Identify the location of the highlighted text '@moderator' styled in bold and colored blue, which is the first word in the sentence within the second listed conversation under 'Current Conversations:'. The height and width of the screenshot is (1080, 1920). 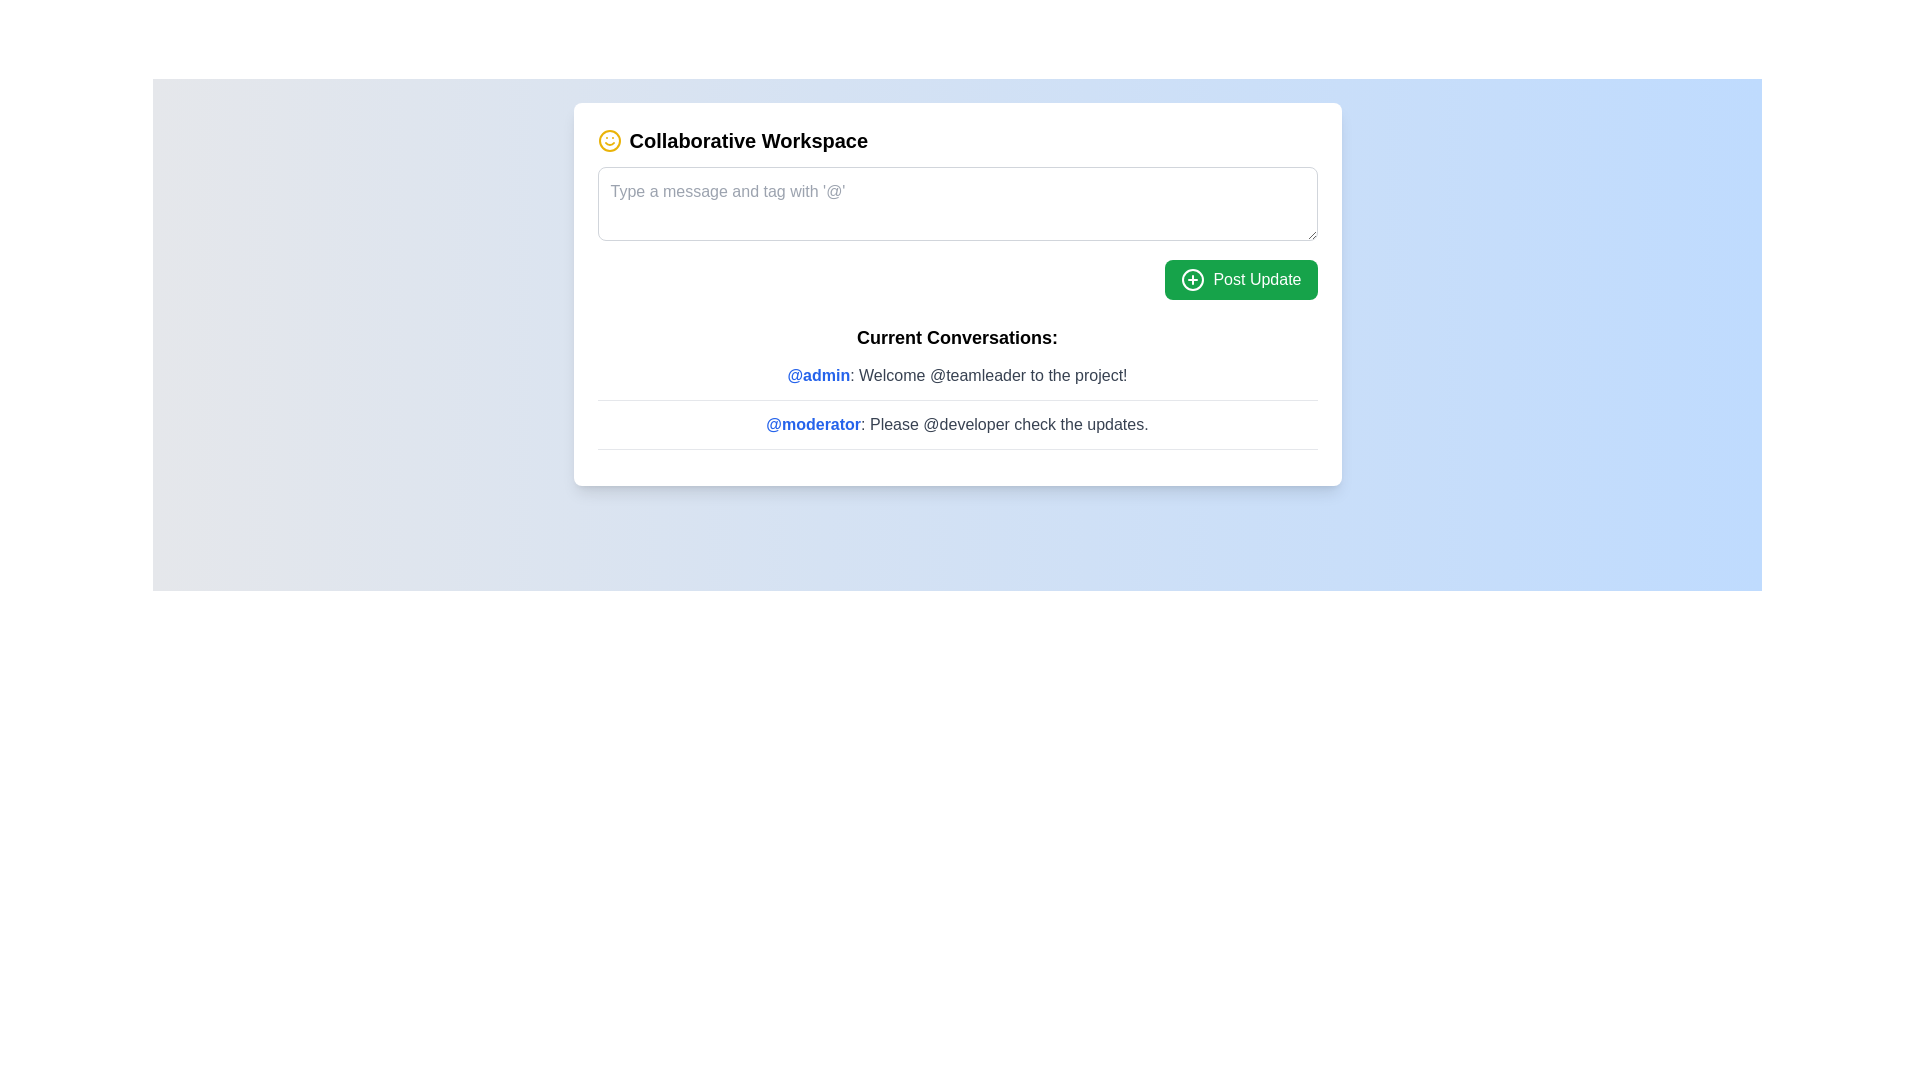
(813, 423).